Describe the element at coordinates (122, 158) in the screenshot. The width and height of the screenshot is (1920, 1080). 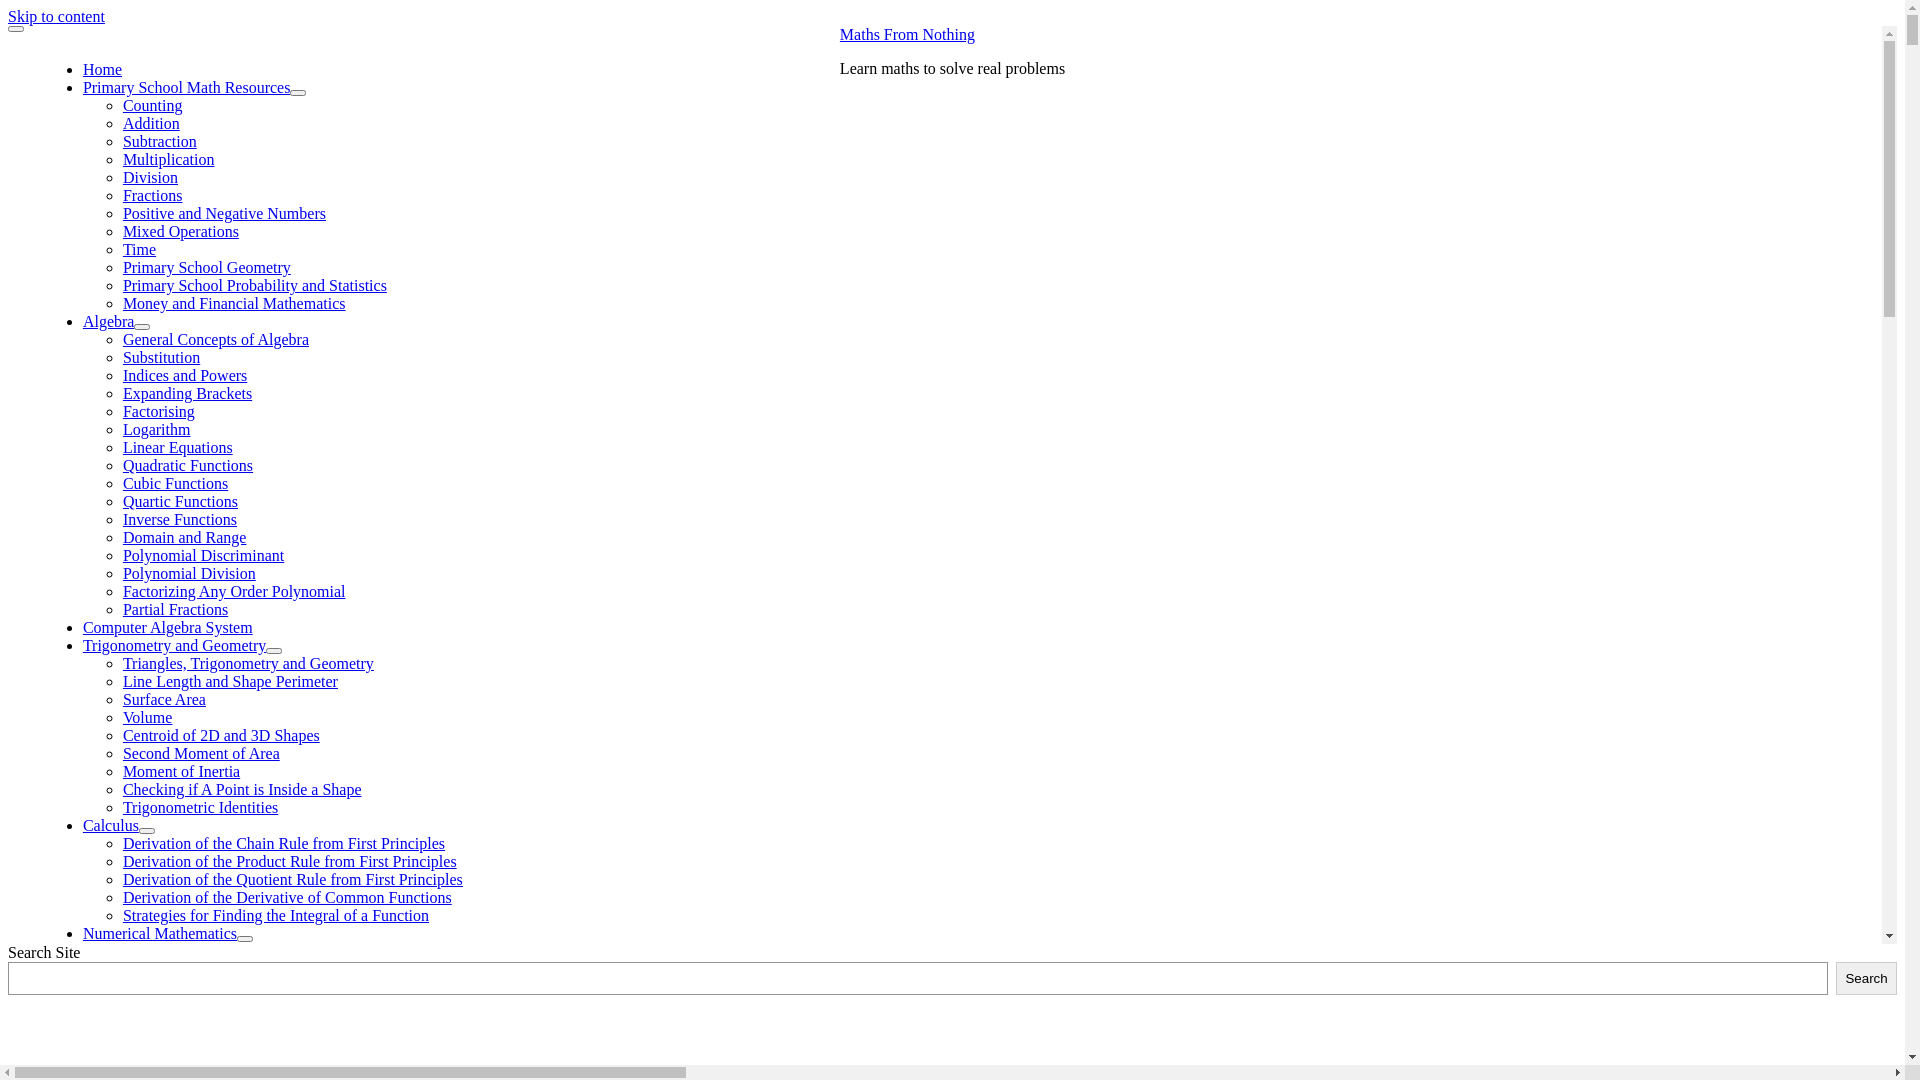
I see `'Multiplication'` at that location.